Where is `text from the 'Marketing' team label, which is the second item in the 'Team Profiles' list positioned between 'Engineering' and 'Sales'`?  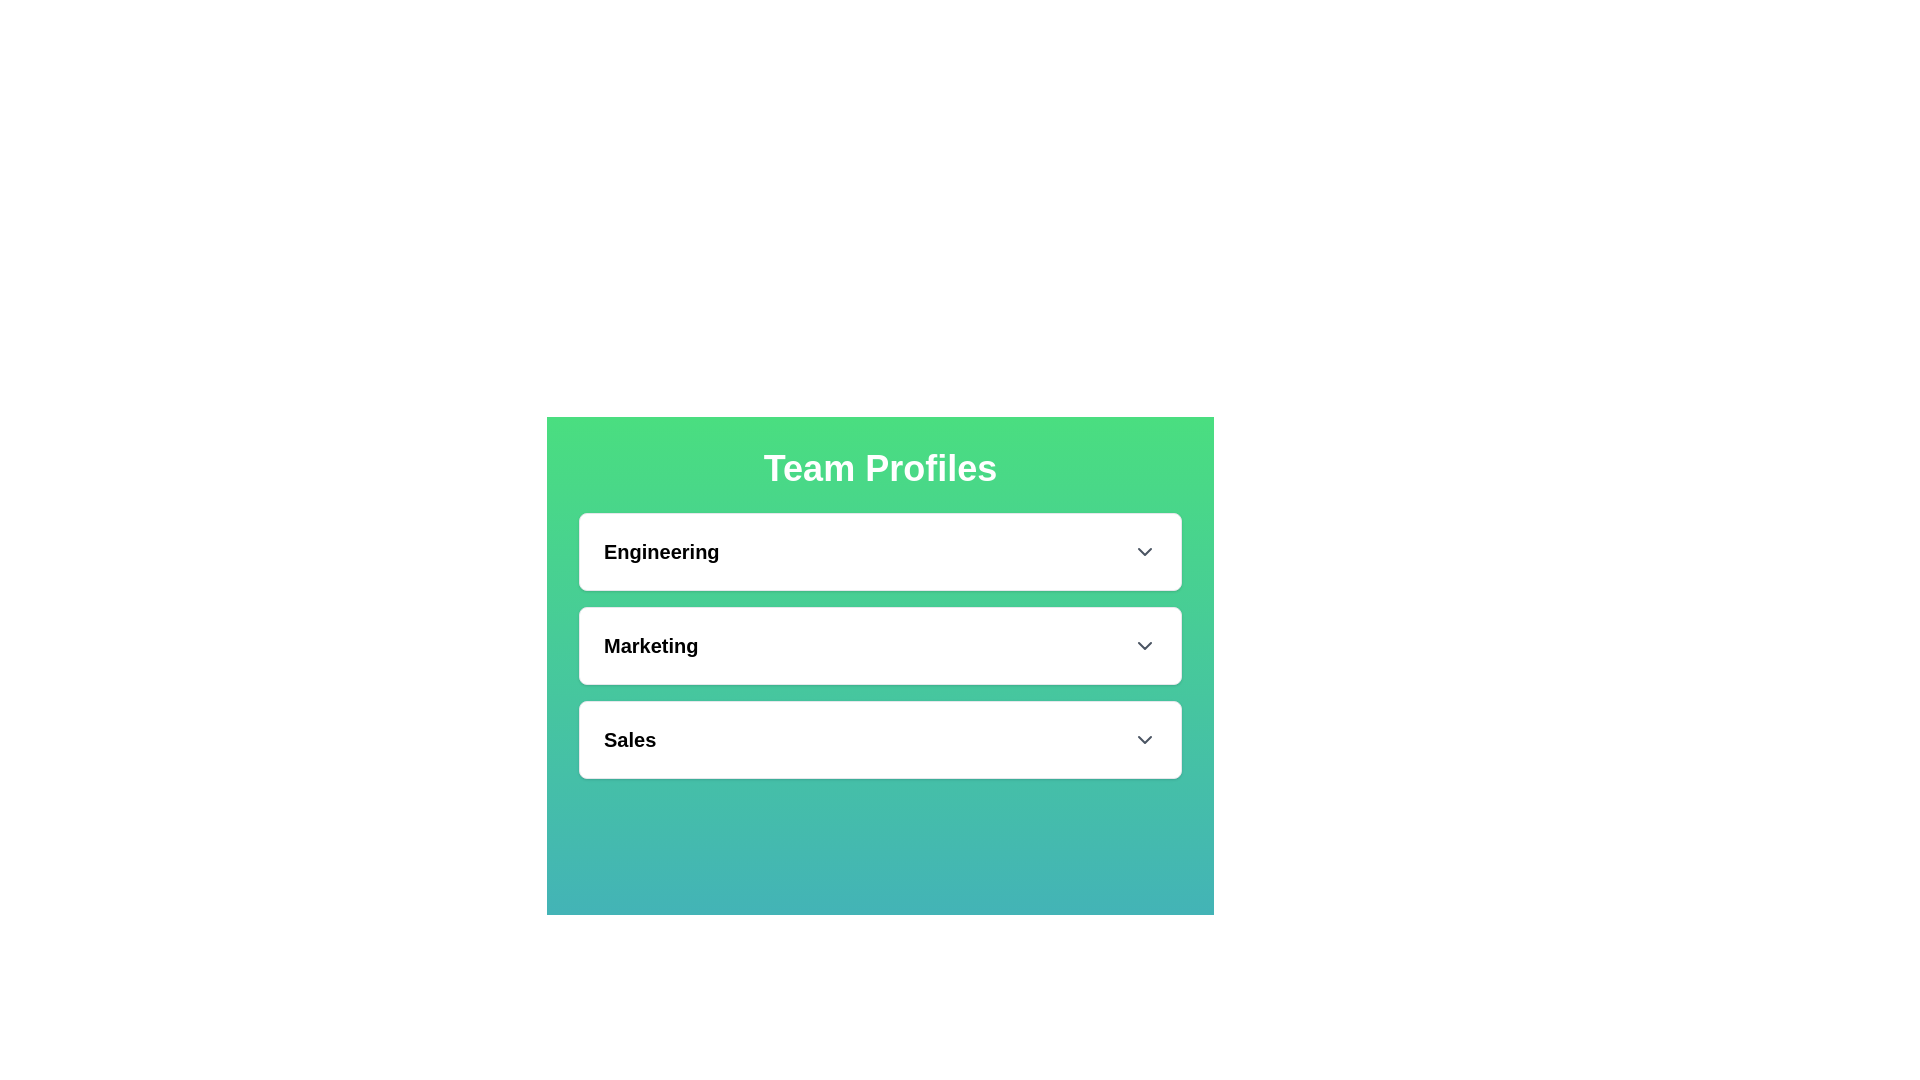 text from the 'Marketing' team label, which is the second item in the 'Team Profiles' list positioned between 'Engineering' and 'Sales' is located at coordinates (651, 645).